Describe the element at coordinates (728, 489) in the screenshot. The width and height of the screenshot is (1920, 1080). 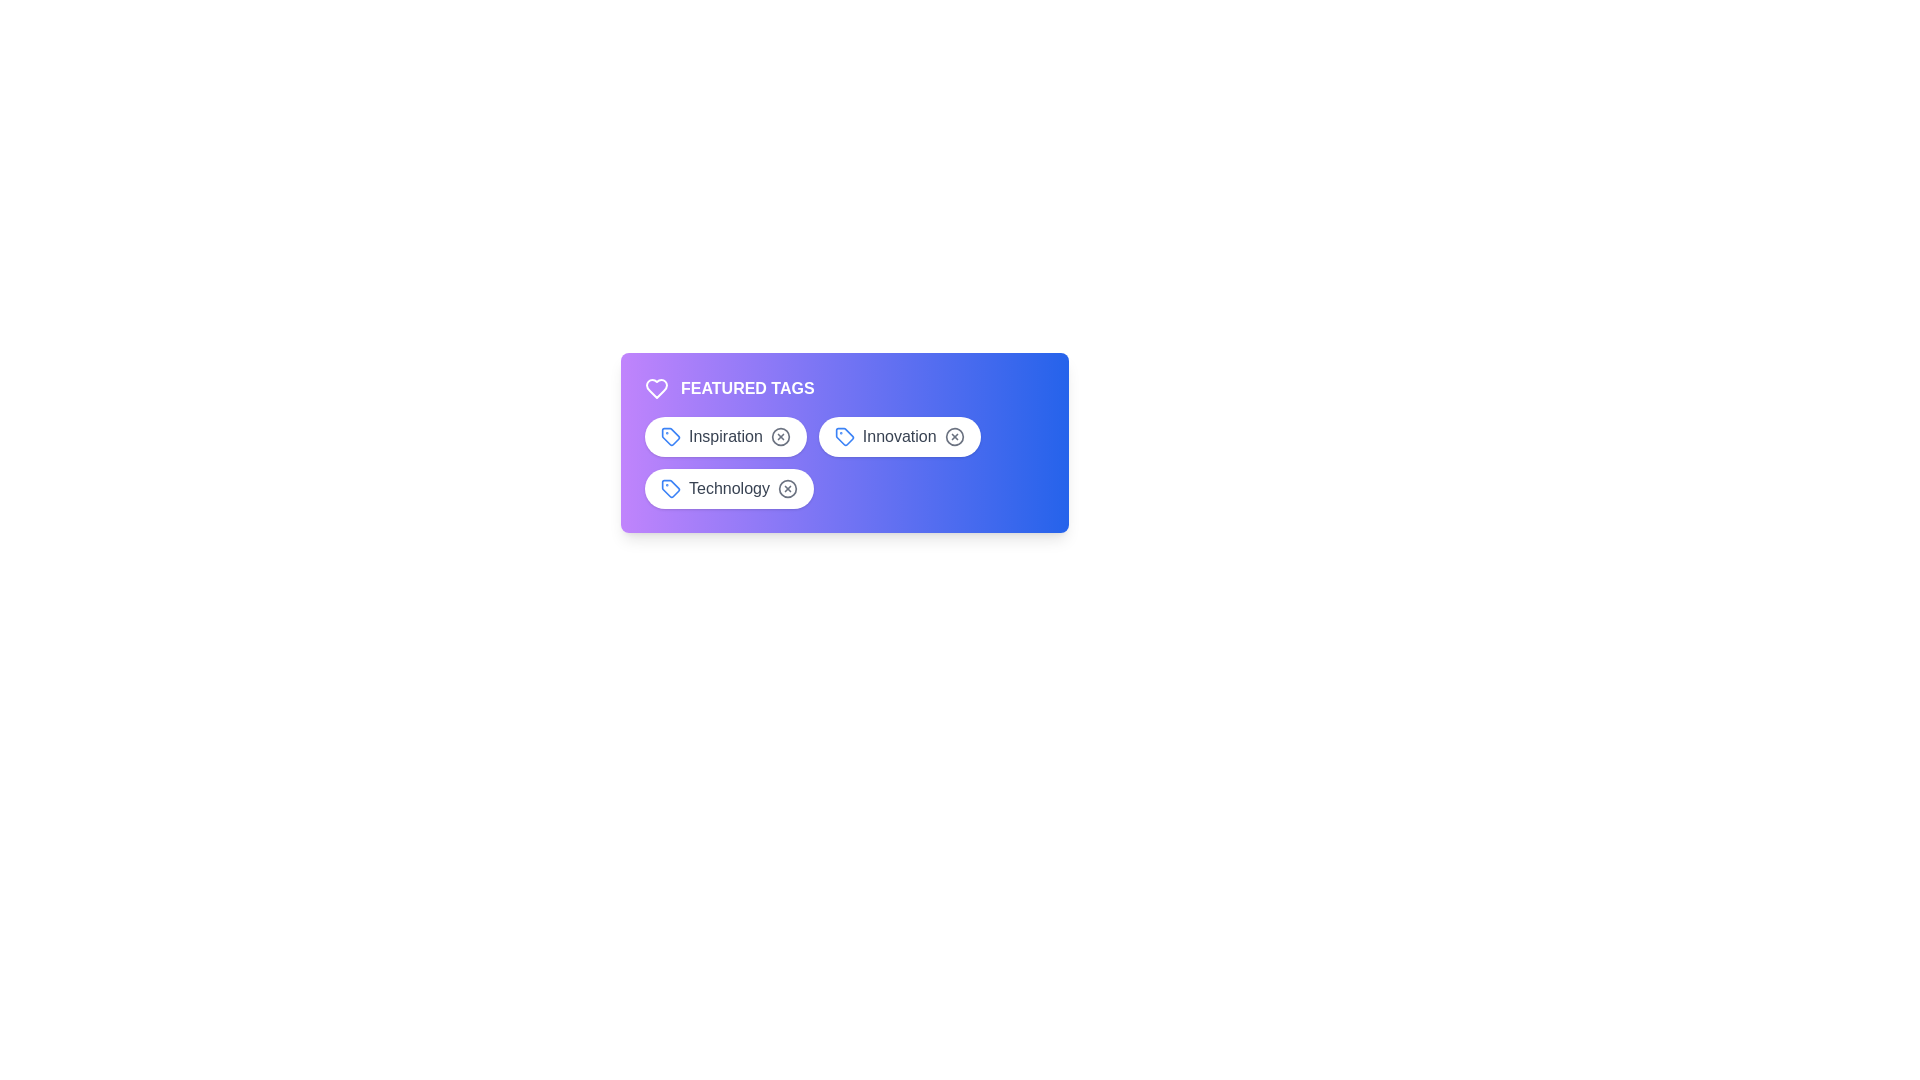
I see `the 'Technology' category tag, which is a rounded rectangular element with a blue tag icon and a close button represented by an 'X'` at that location.